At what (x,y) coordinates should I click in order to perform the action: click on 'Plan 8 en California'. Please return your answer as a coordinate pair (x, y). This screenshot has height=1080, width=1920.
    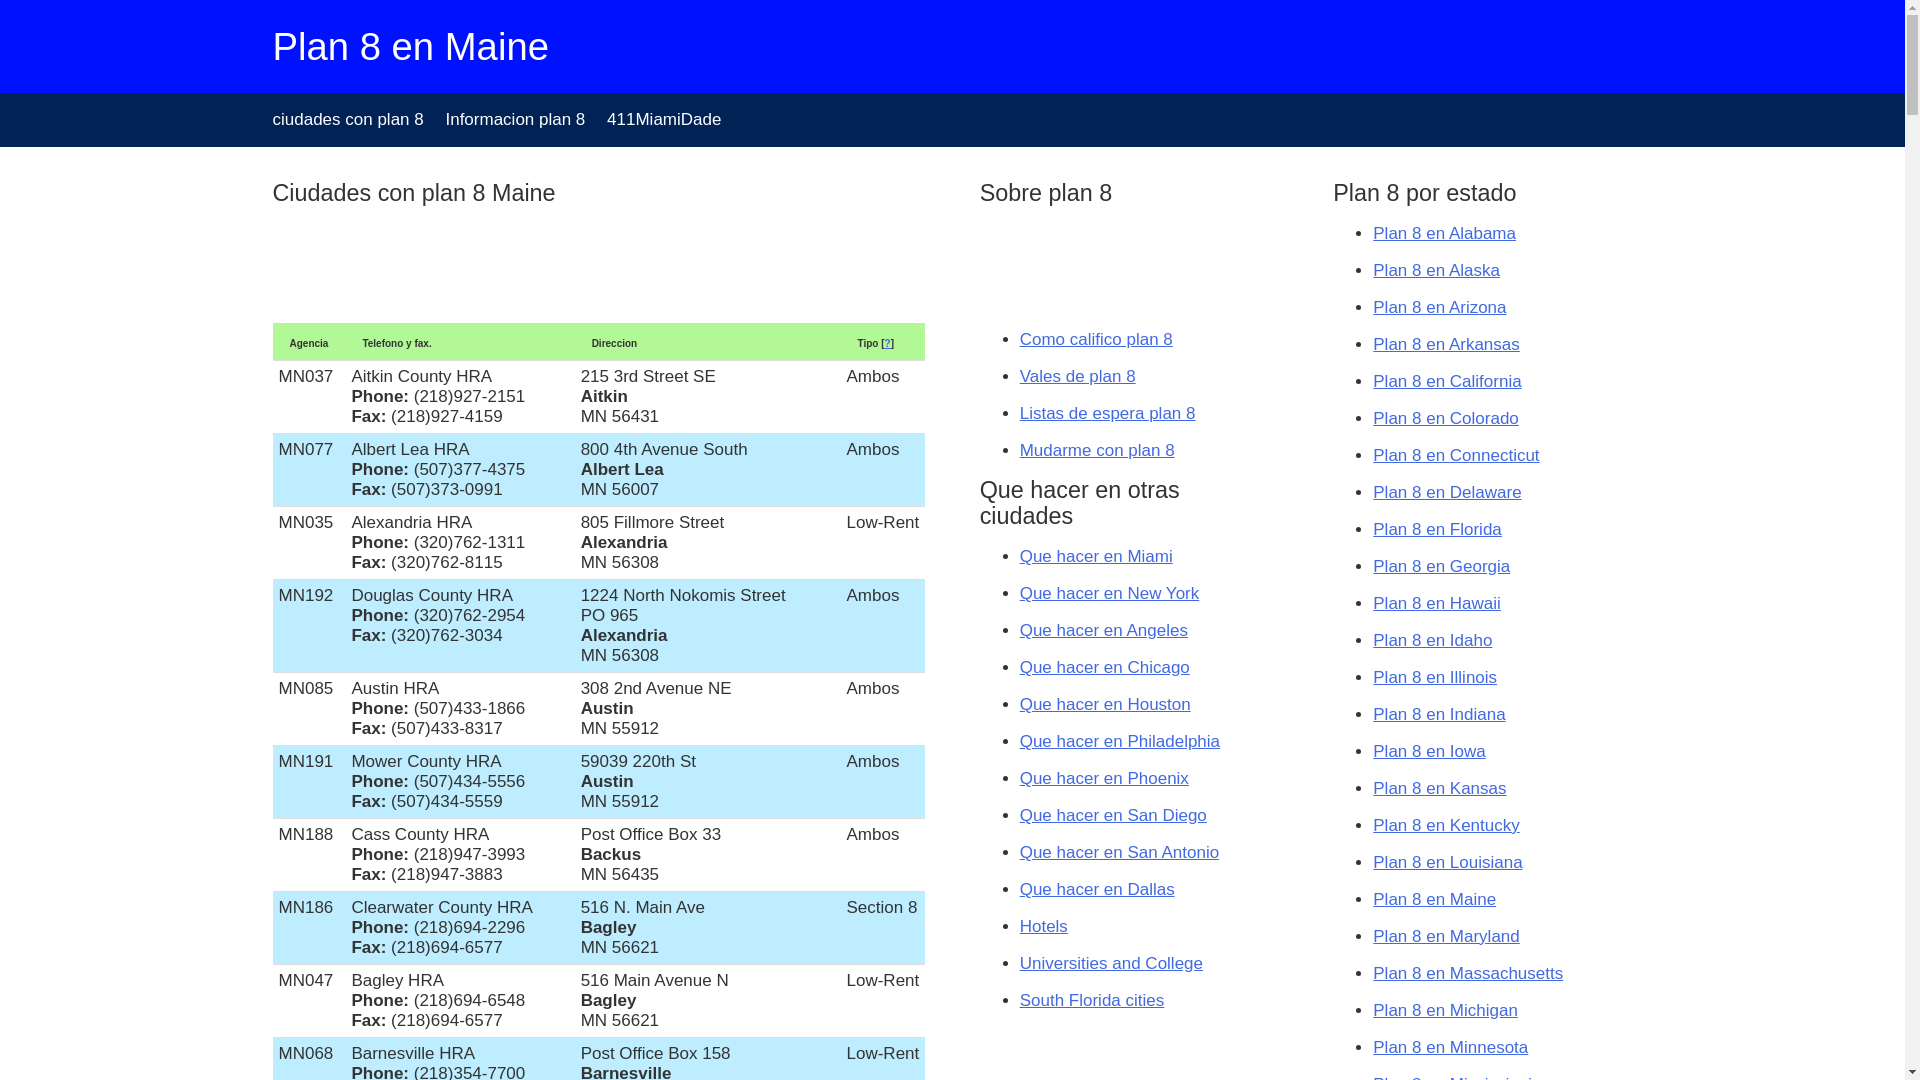
    Looking at the image, I should click on (1446, 381).